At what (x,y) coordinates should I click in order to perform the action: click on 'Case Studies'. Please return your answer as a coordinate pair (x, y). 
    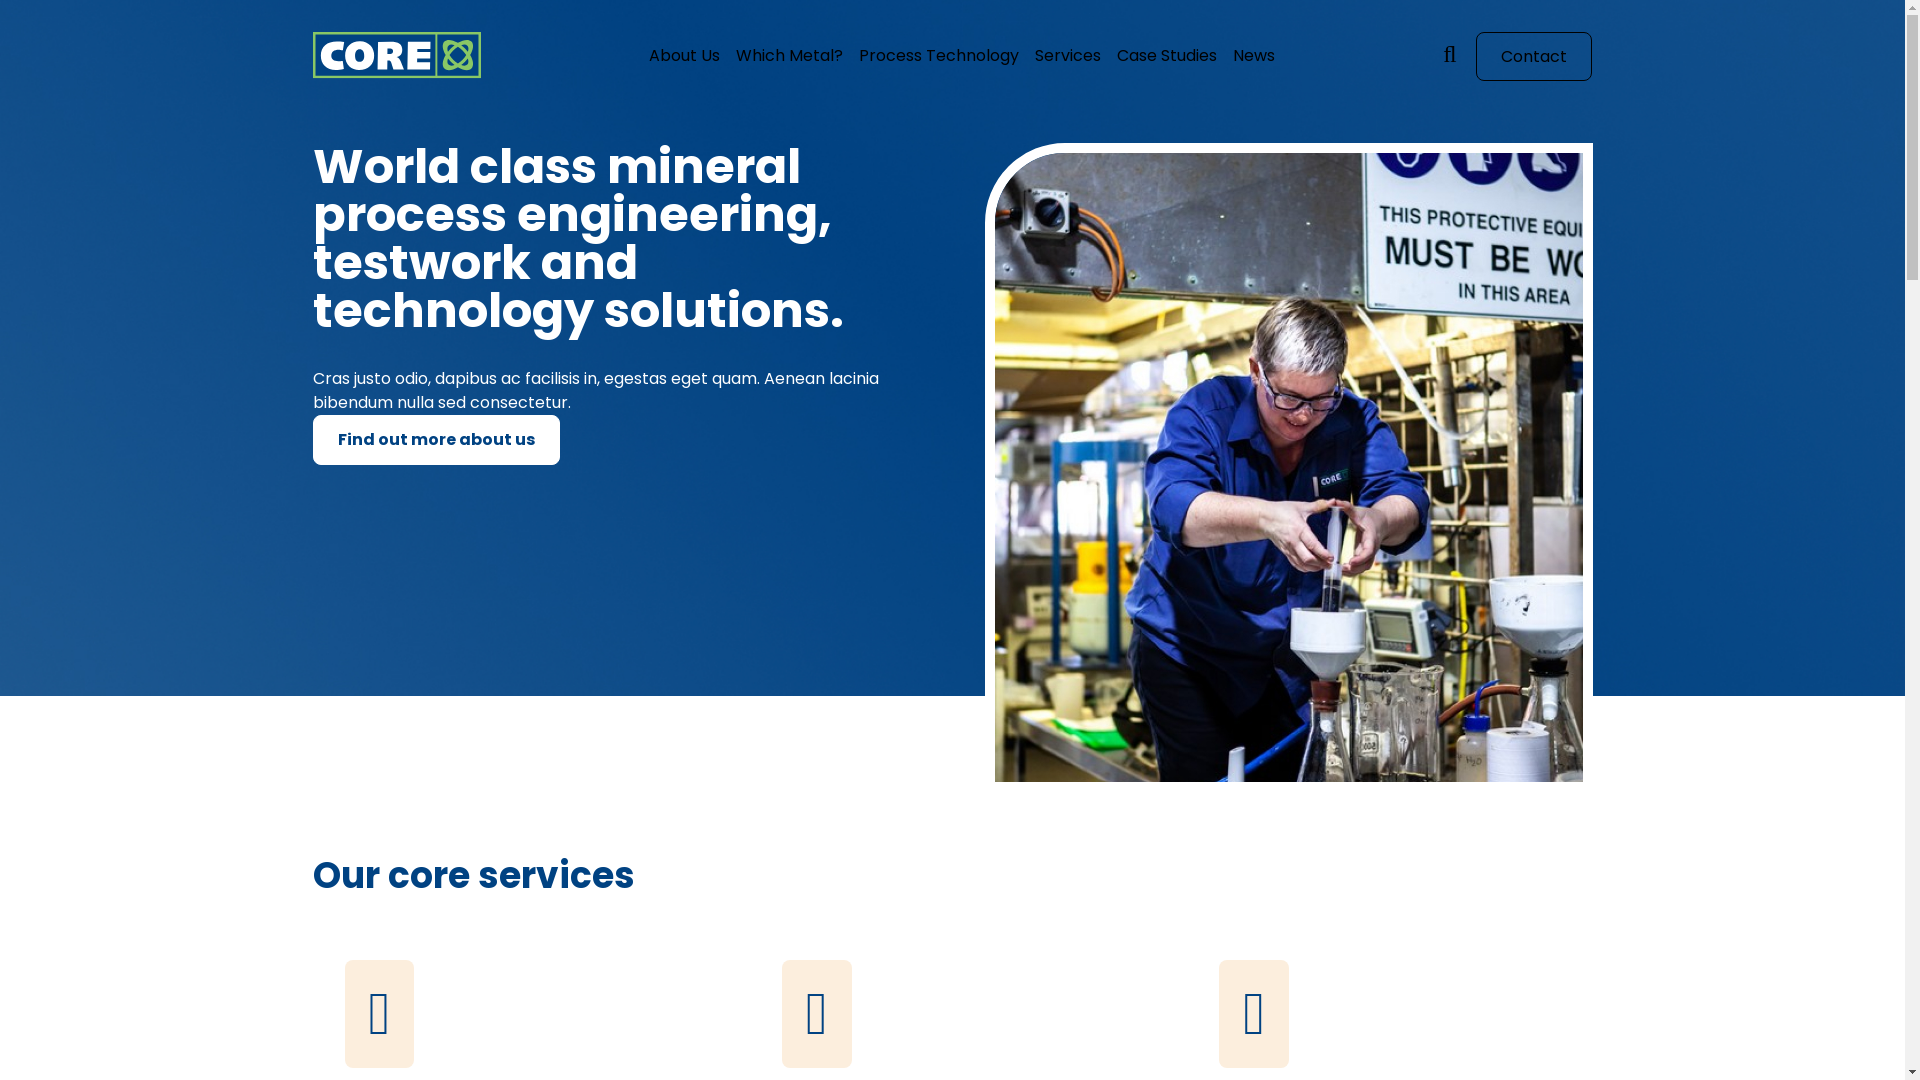
    Looking at the image, I should click on (1166, 54).